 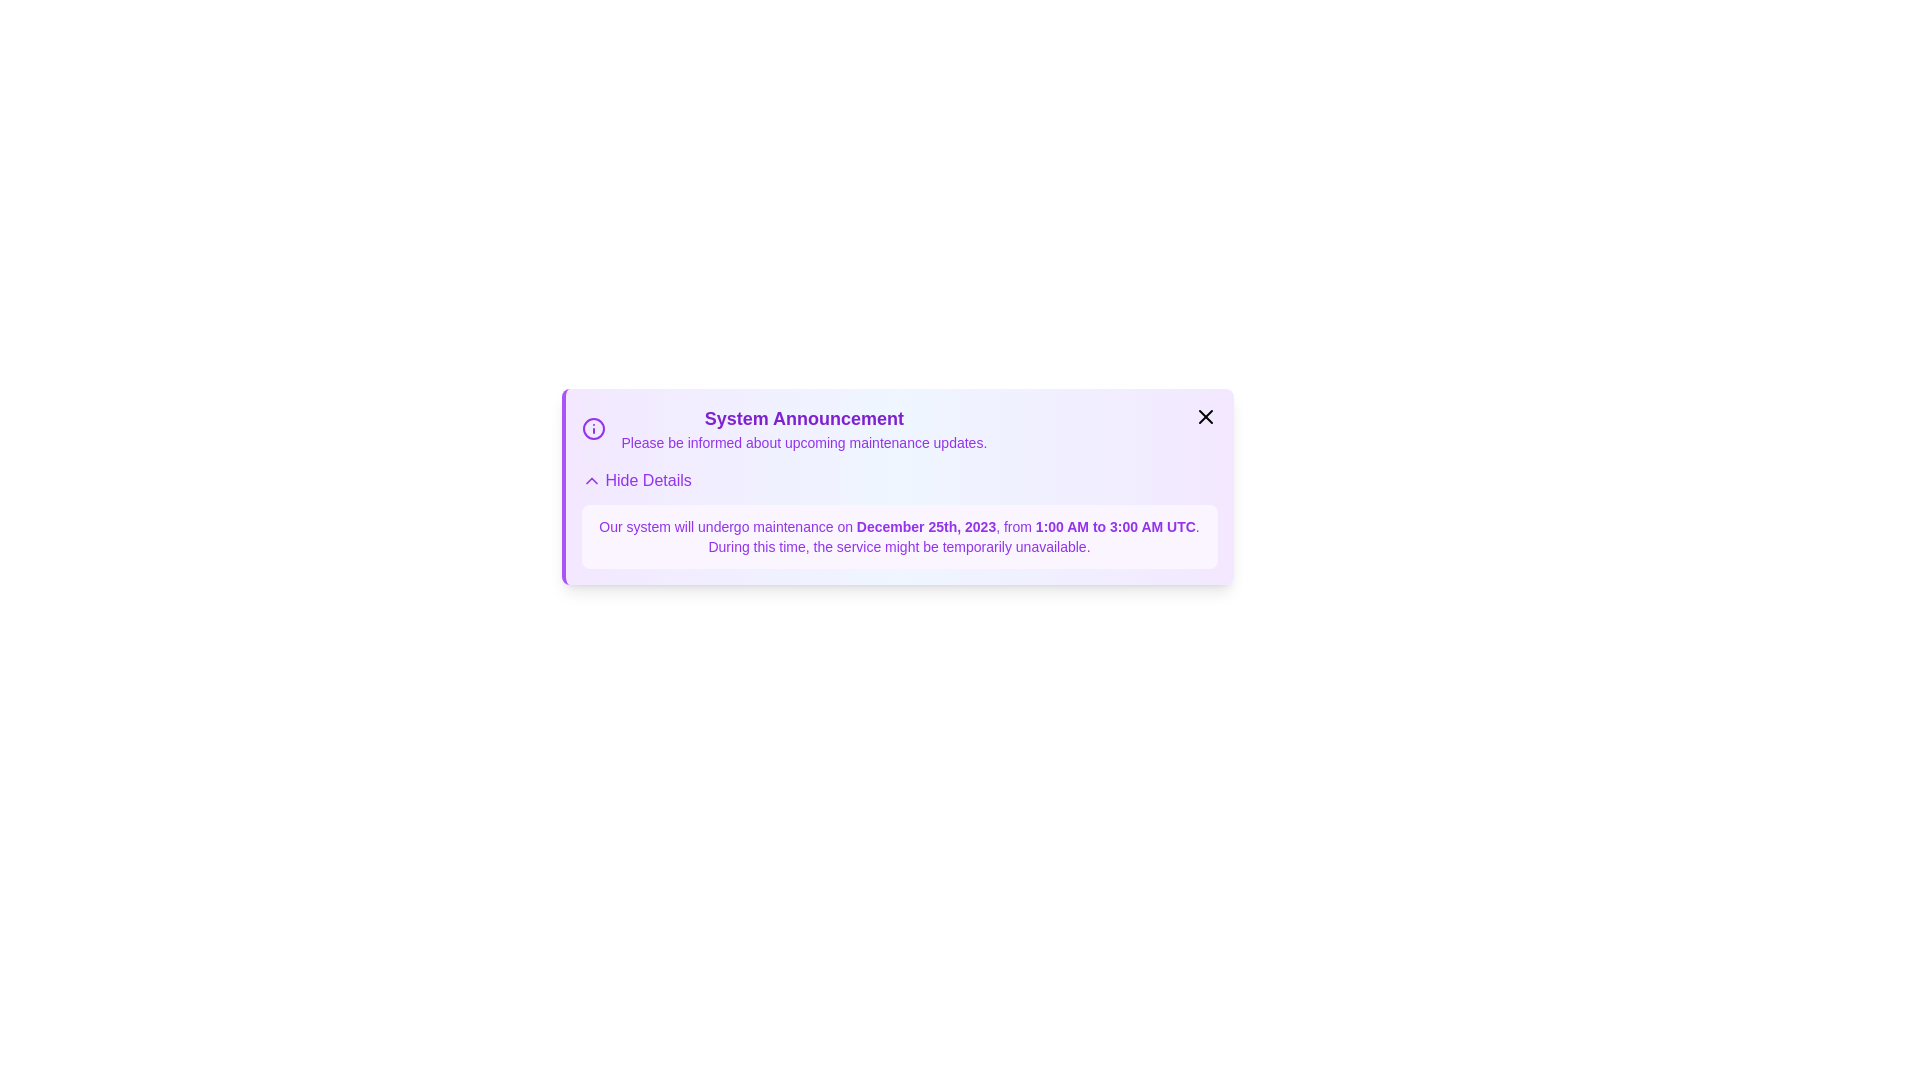 What do you see at coordinates (898, 535) in the screenshot?
I see `the static text block that displays critical information about scheduled maintenance in the notice panel located in the lower half of the announcement interface` at bounding box center [898, 535].